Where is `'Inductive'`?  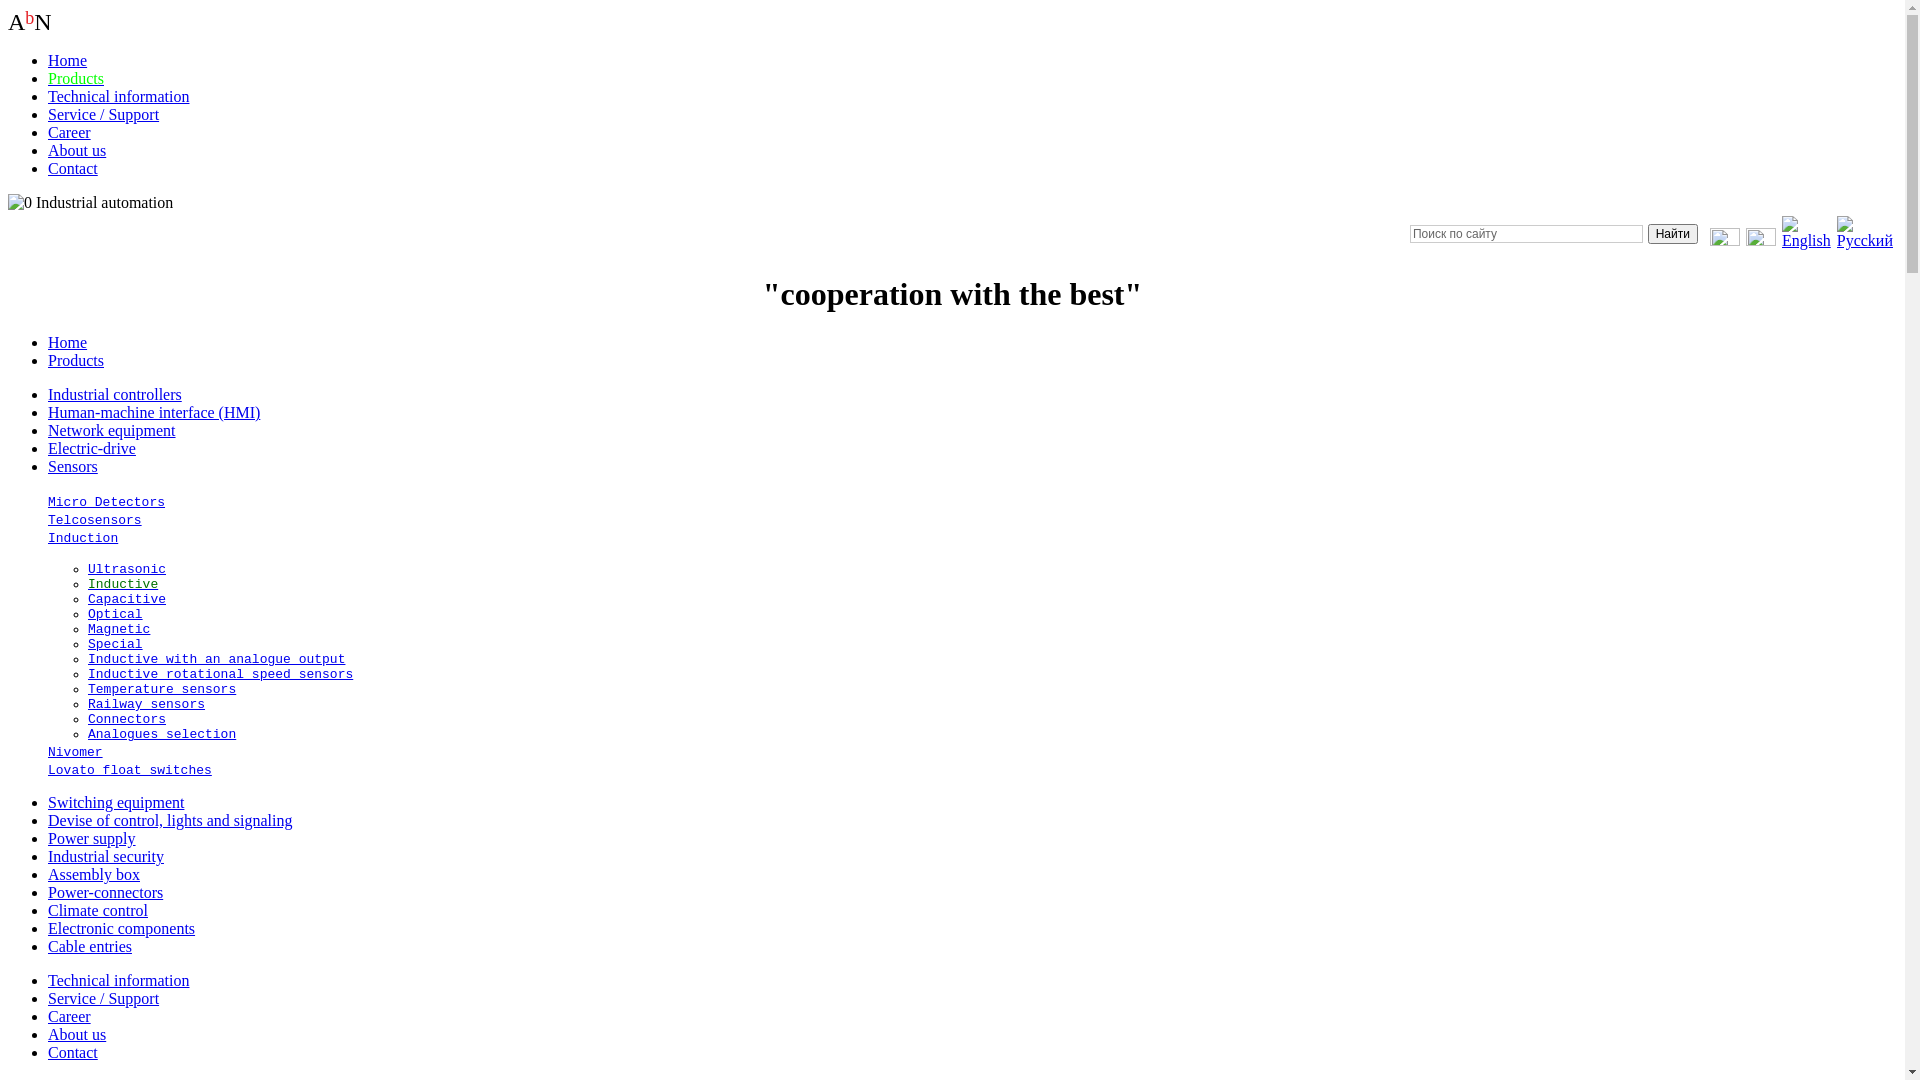 'Inductive' is located at coordinates (122, 584).